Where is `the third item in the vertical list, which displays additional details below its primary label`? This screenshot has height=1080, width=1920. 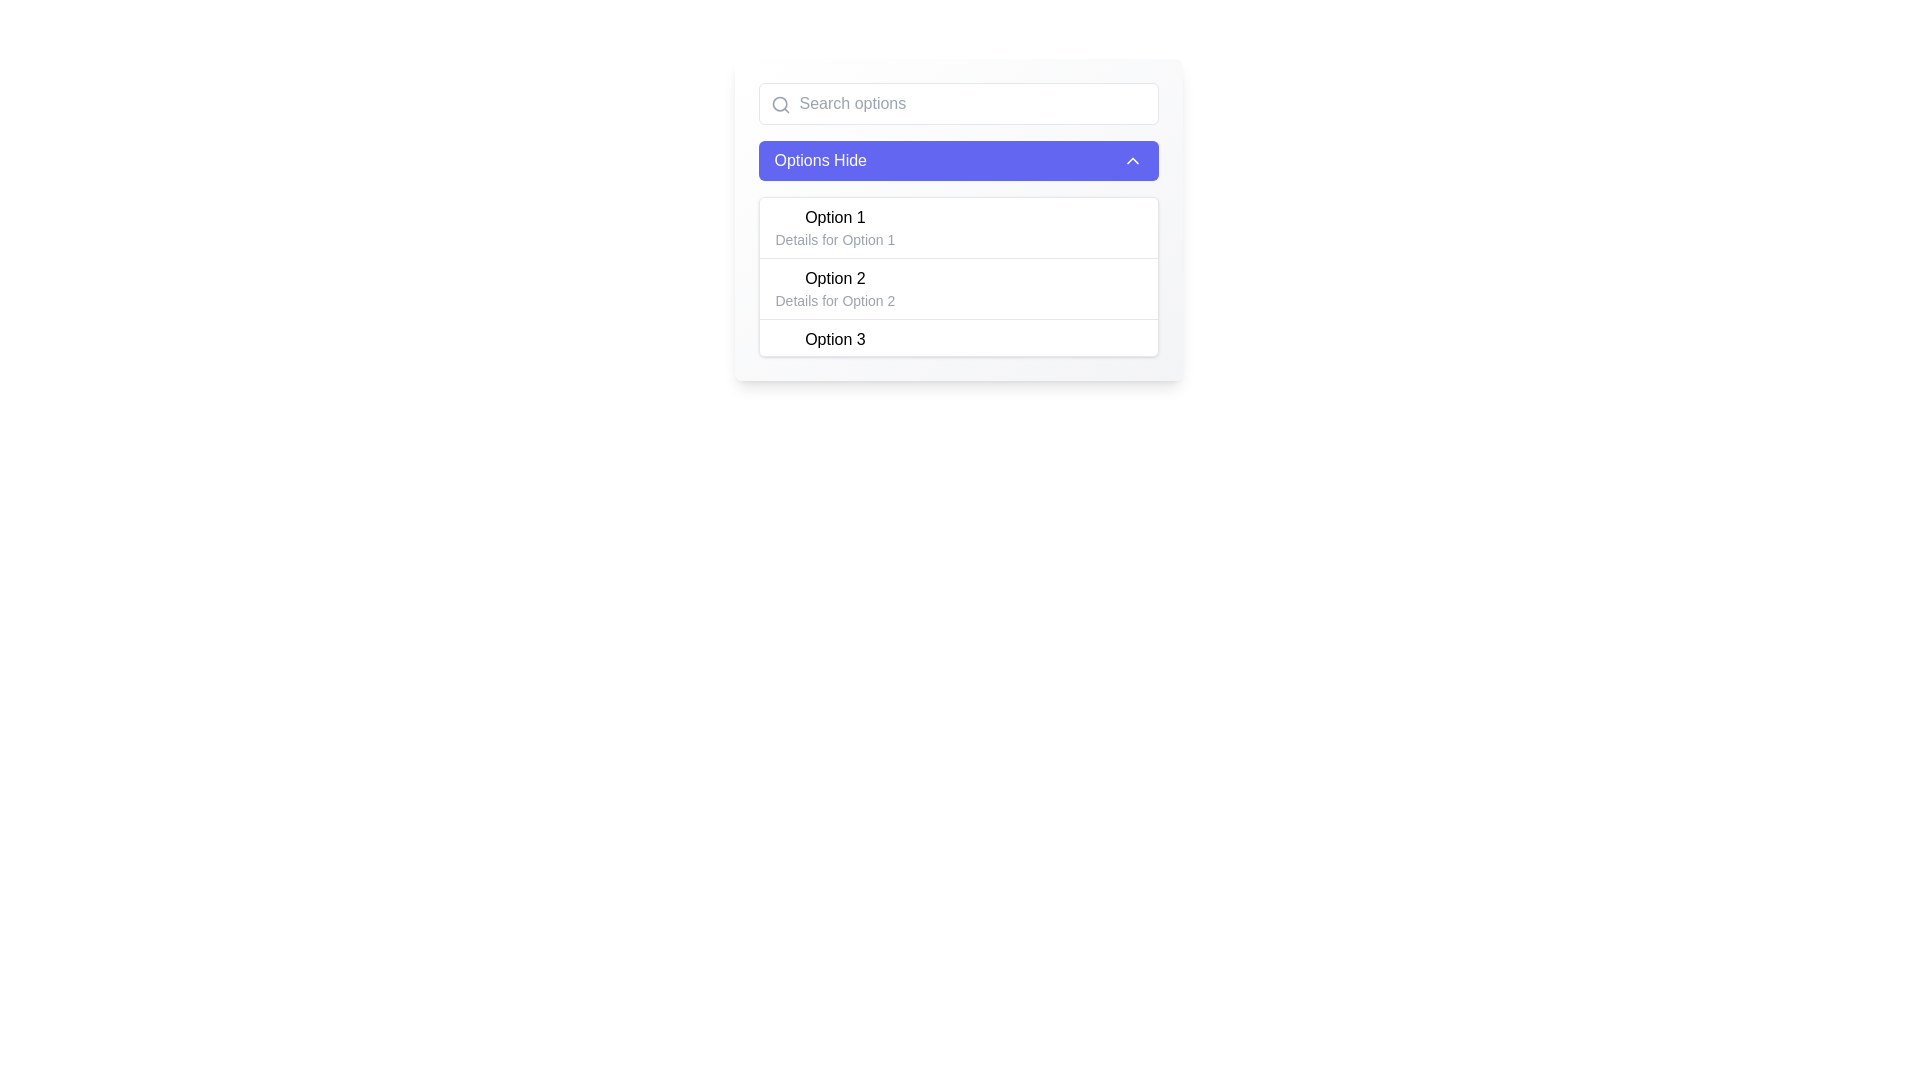 the third item in the vertical list, which displays additional details below its primary label is located at coordinates (835, 349).